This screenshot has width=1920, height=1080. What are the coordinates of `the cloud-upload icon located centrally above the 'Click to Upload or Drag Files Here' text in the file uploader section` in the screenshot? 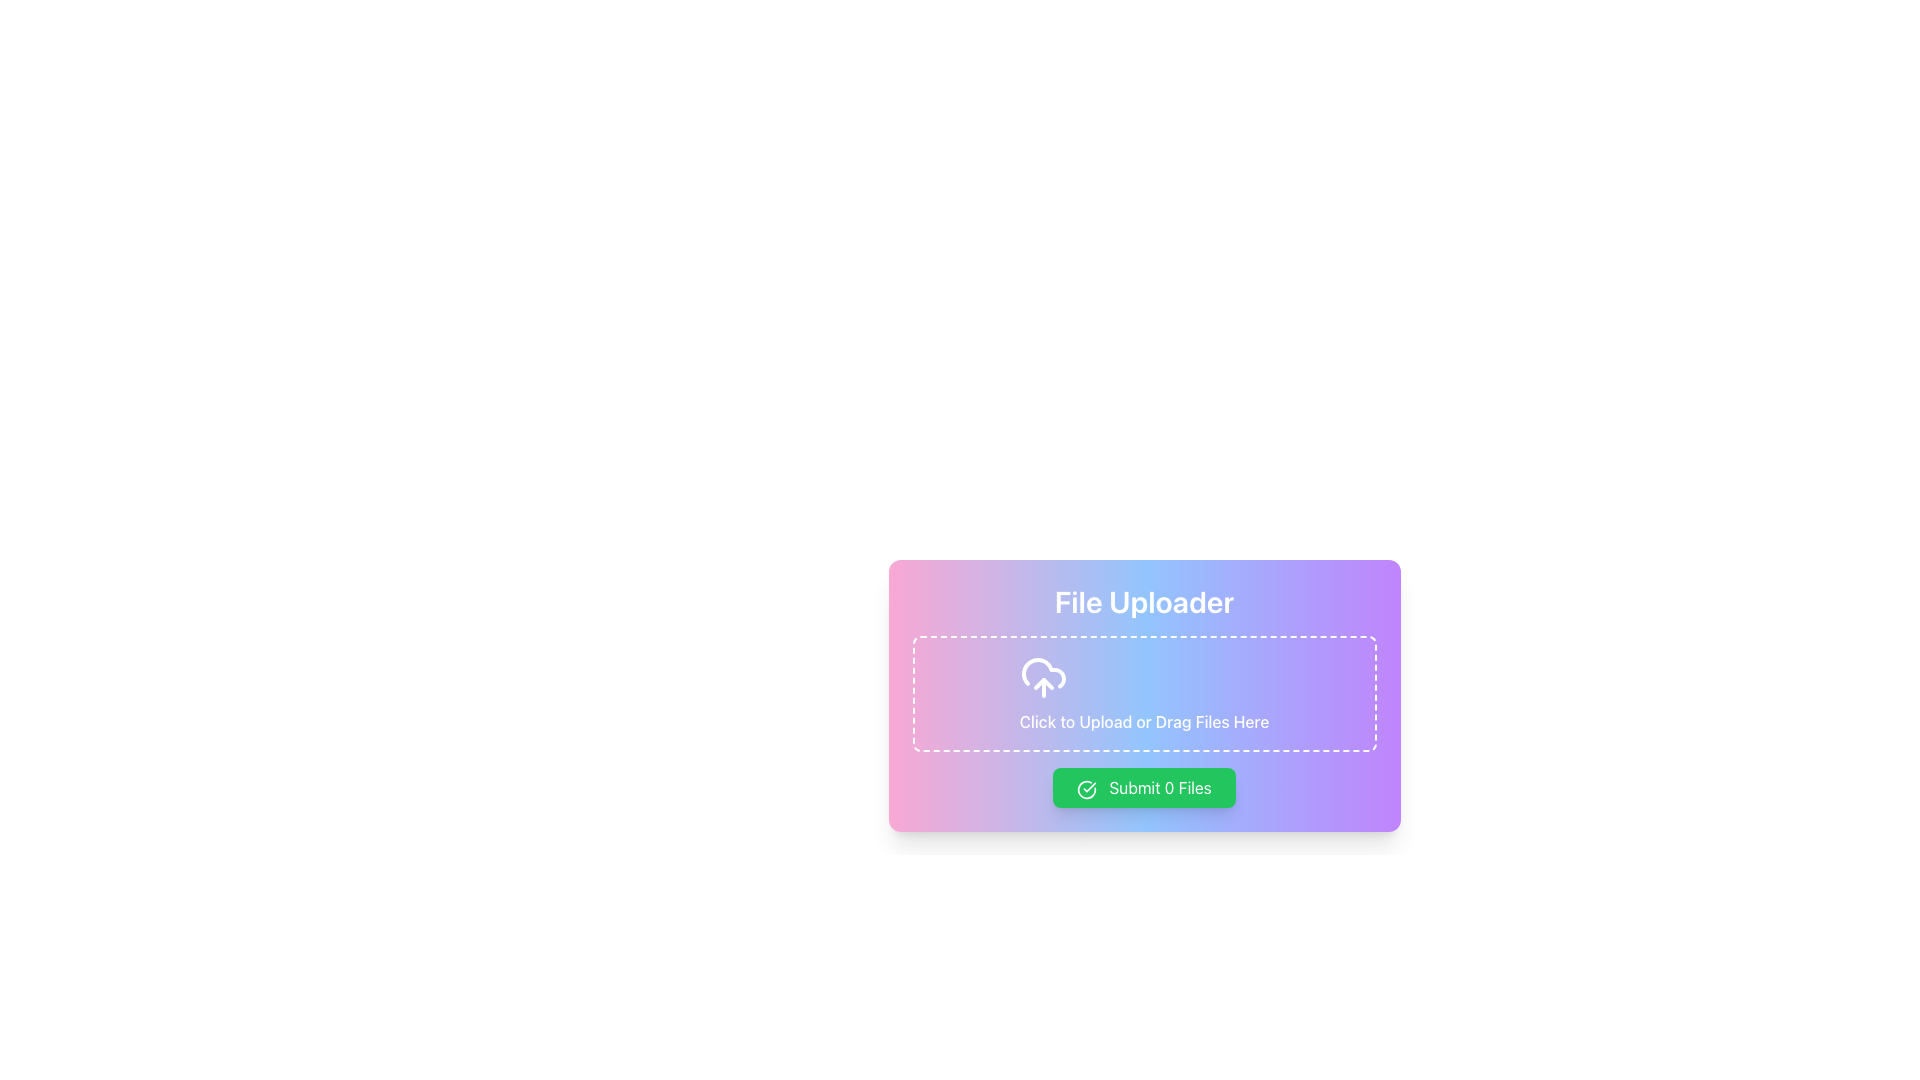 It's located at (1042, 677).